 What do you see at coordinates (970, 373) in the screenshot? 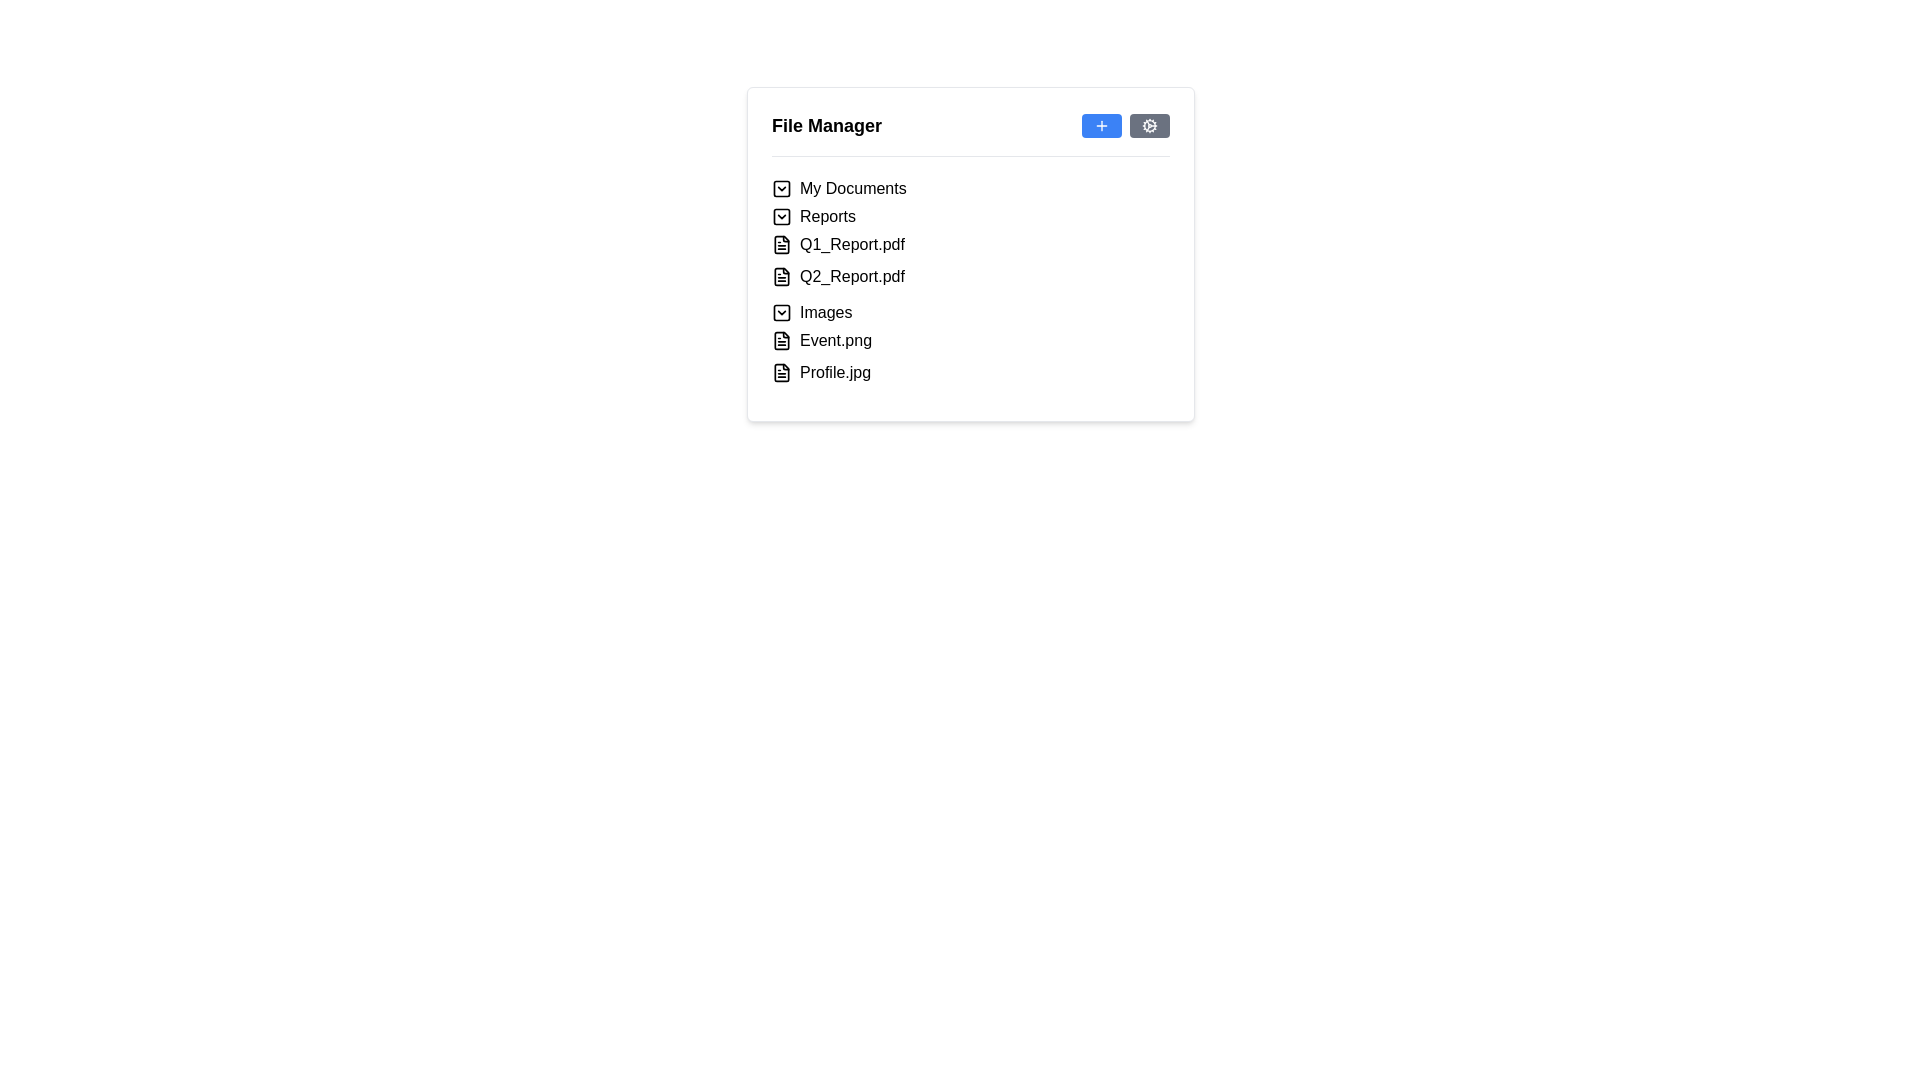
I see `the file entry item labeled 'Profile.jpg'` at bounding box center [970, 373].